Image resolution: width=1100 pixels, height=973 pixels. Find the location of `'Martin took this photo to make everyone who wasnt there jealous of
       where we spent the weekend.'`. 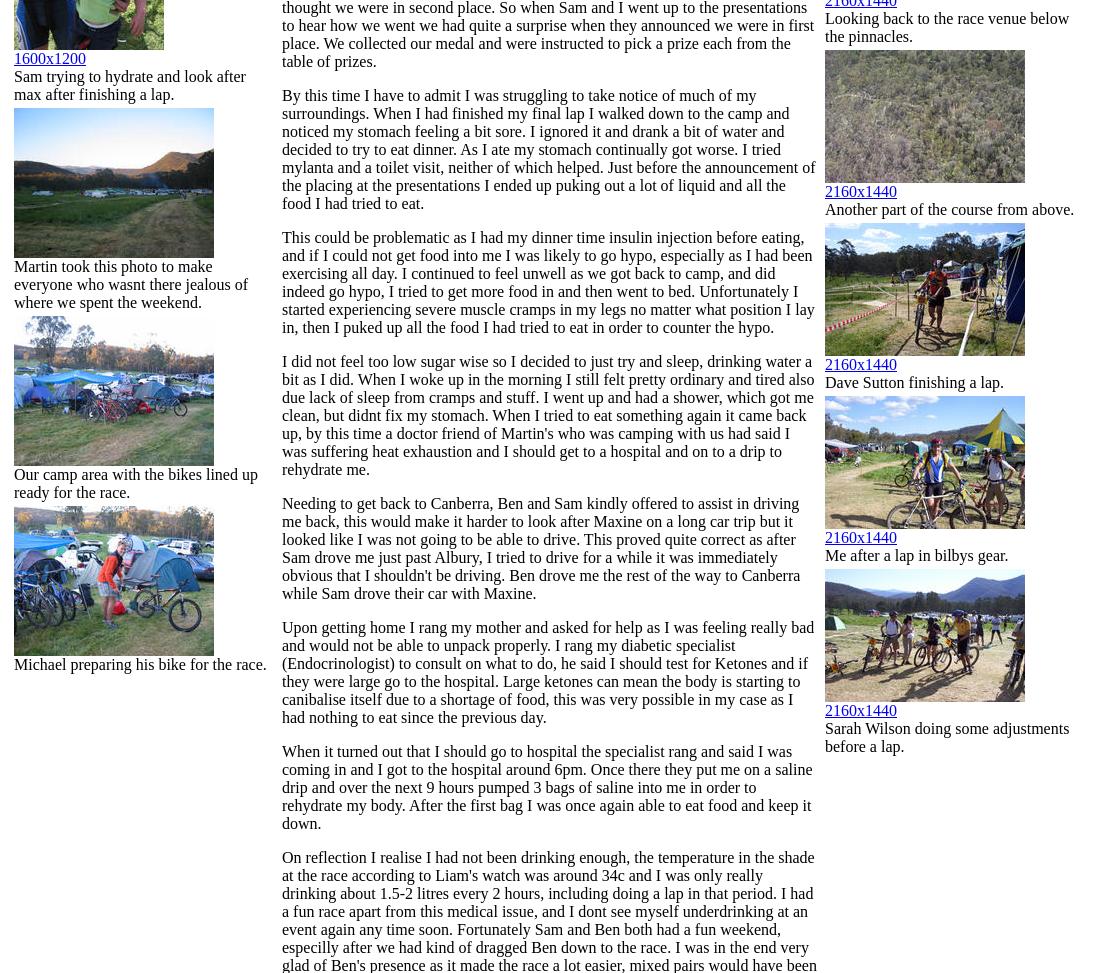

'Martin took this photo to make everyone who wasnt there jealous of
       where we spent the weekend.' is located at coordinates (131, 284).